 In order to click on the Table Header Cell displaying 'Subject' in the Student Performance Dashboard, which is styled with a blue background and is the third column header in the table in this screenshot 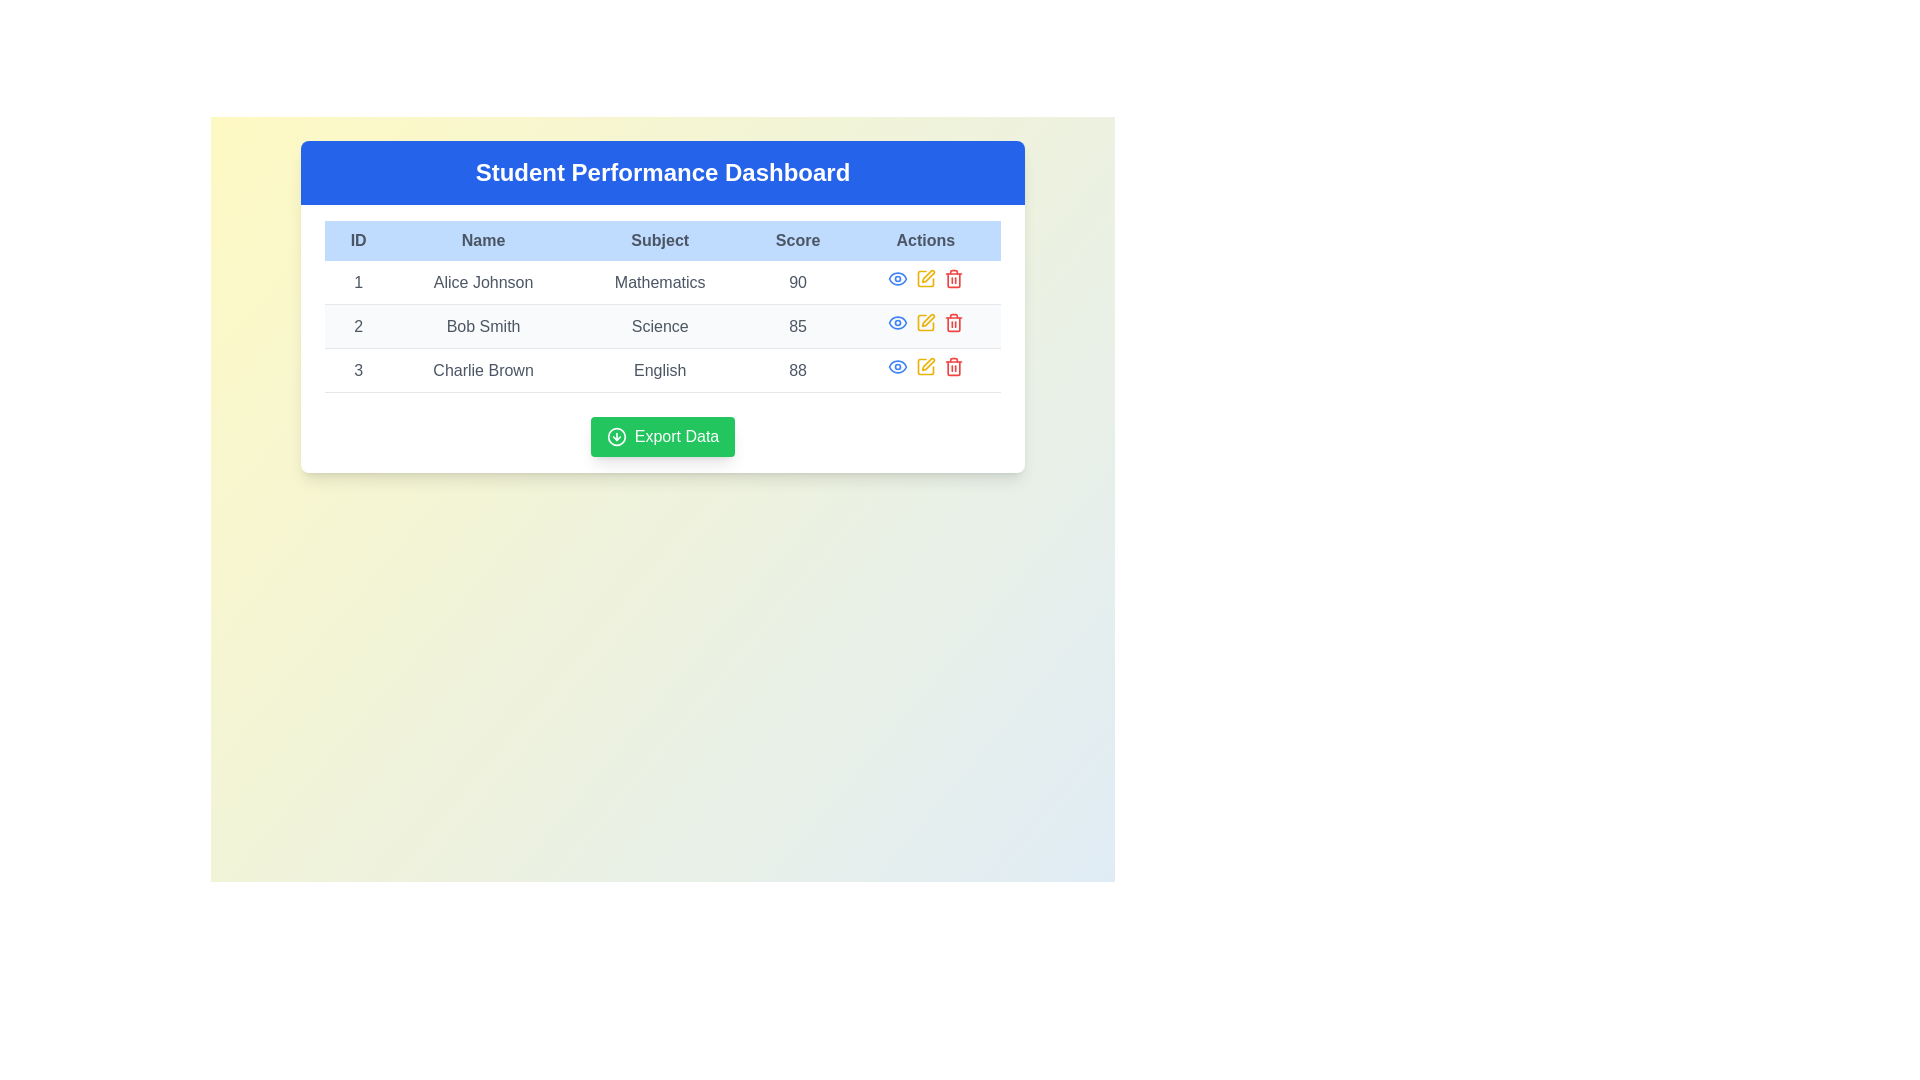, I will do `click(662, 239)`.